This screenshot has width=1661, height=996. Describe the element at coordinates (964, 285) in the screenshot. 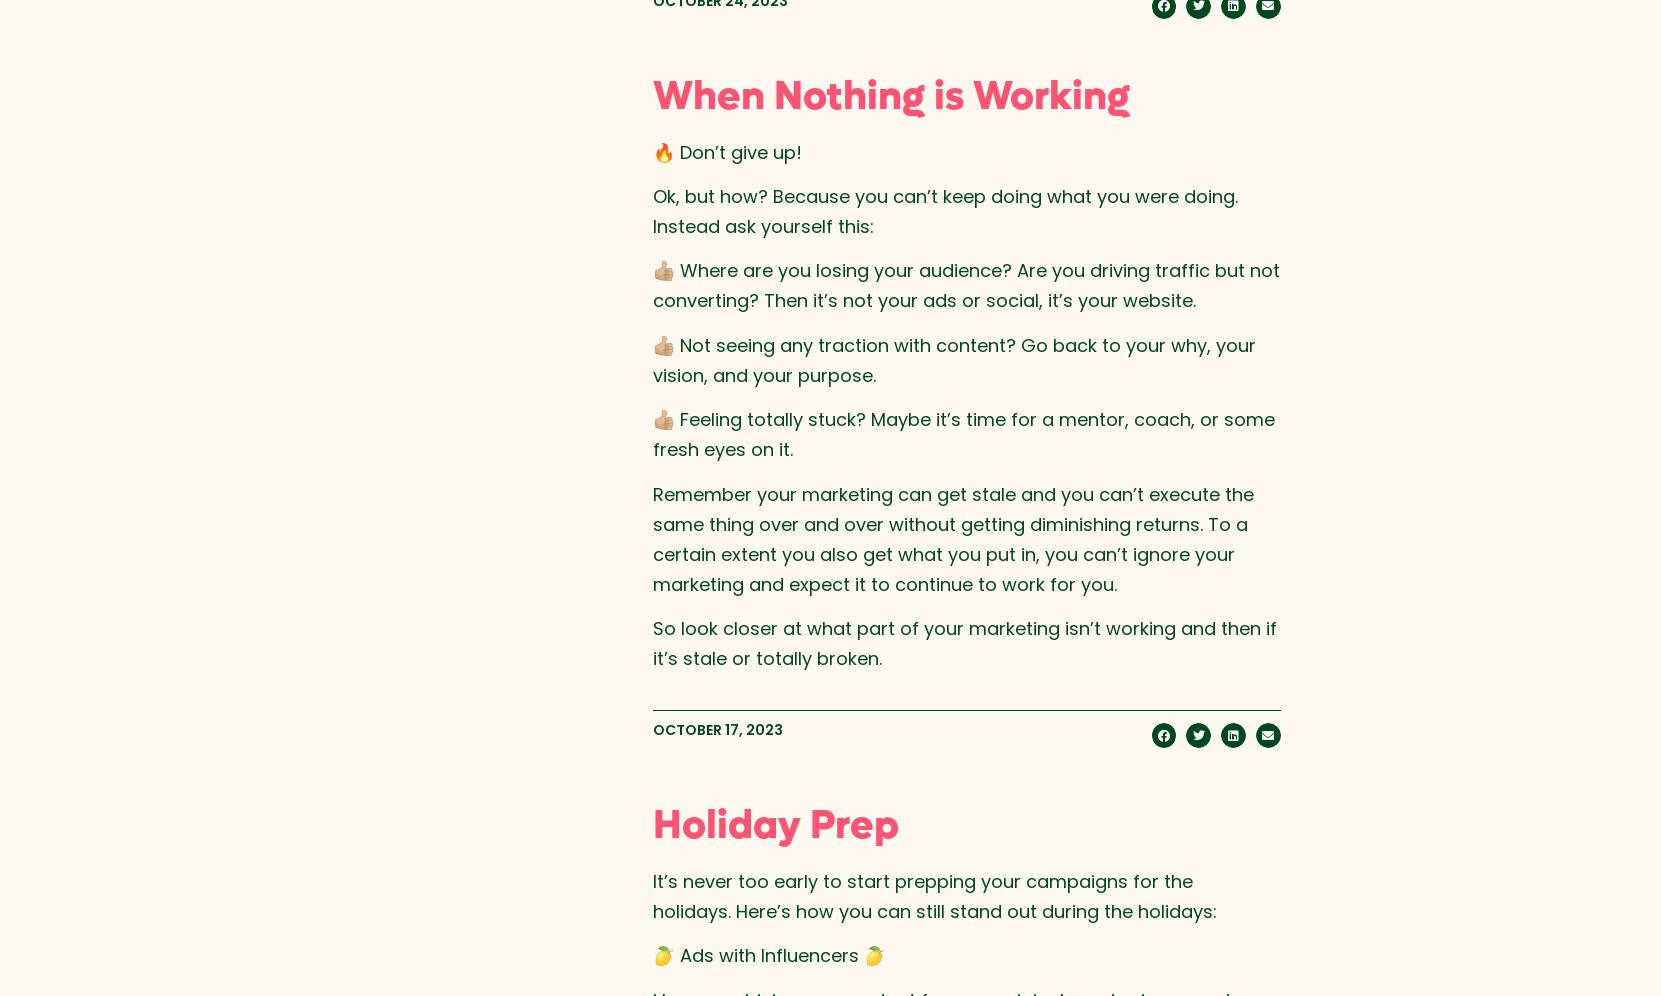

I see `'👍🏼 Where are you losing your audience? Are you driving traffic but not converting? Then it’s not your ads or social, it’s your website.'` at that location.